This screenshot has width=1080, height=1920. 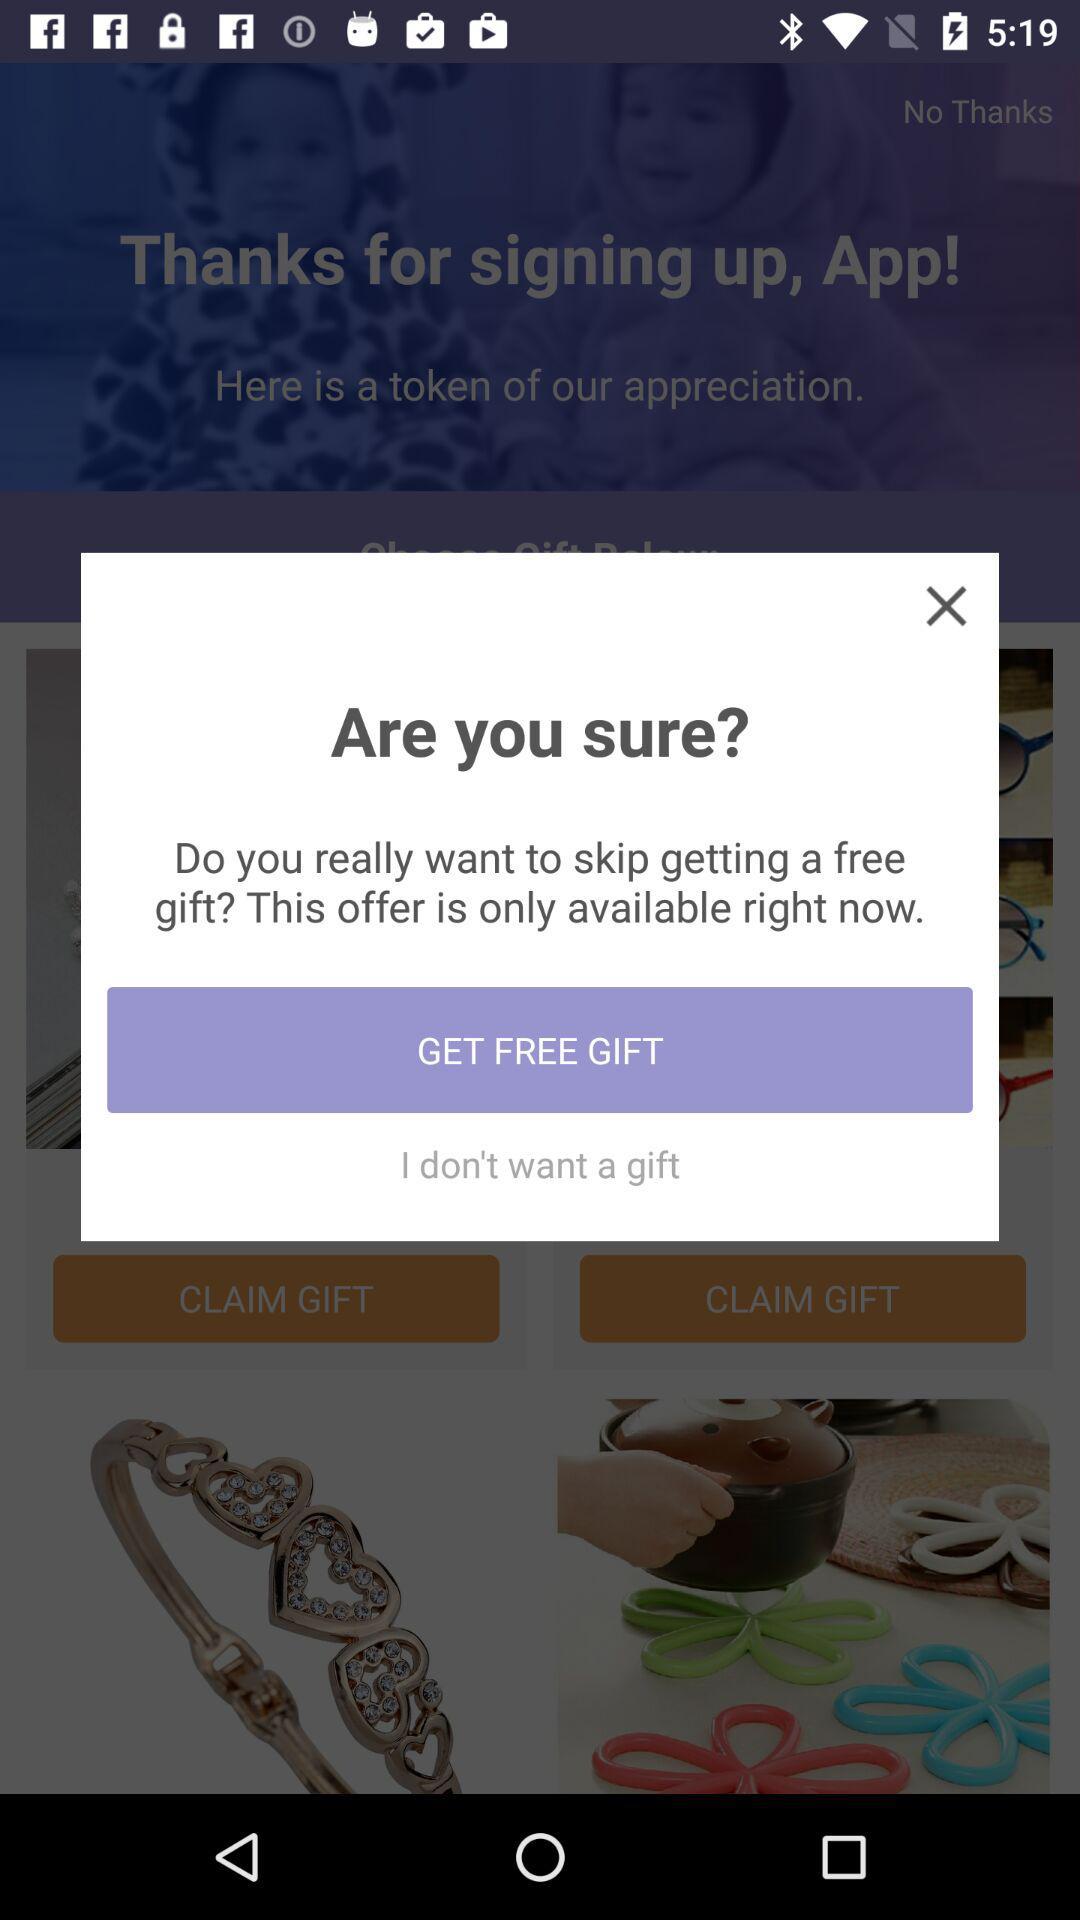 What do you see at coordinates (945, 604) in the screenshot?
I see `item above the are you sure? icon` at bounding box center [945, 604].